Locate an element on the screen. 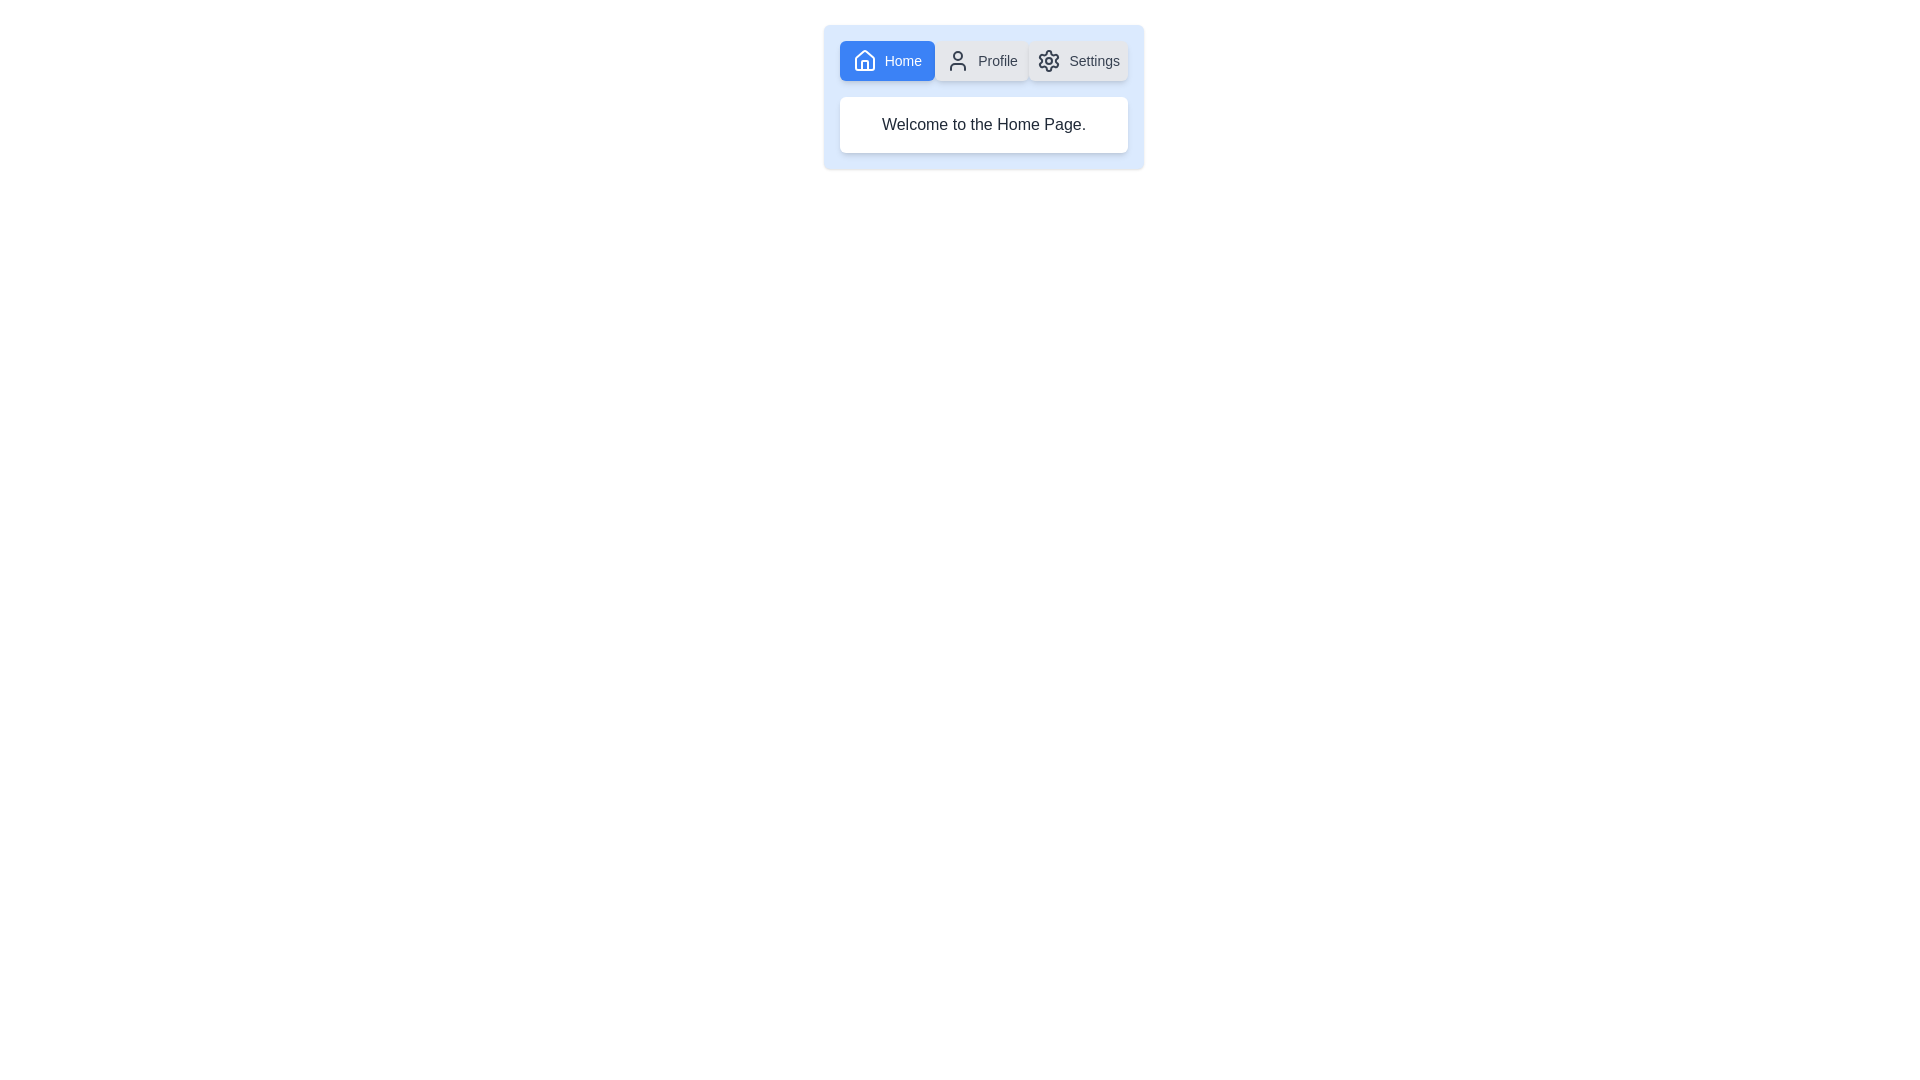  the text display box that shows 'Welcome to the Home Page.' with a white background, rounded corners, and a shadow effect, located centrally below the navigation bar is located at coordinates (983, 124).